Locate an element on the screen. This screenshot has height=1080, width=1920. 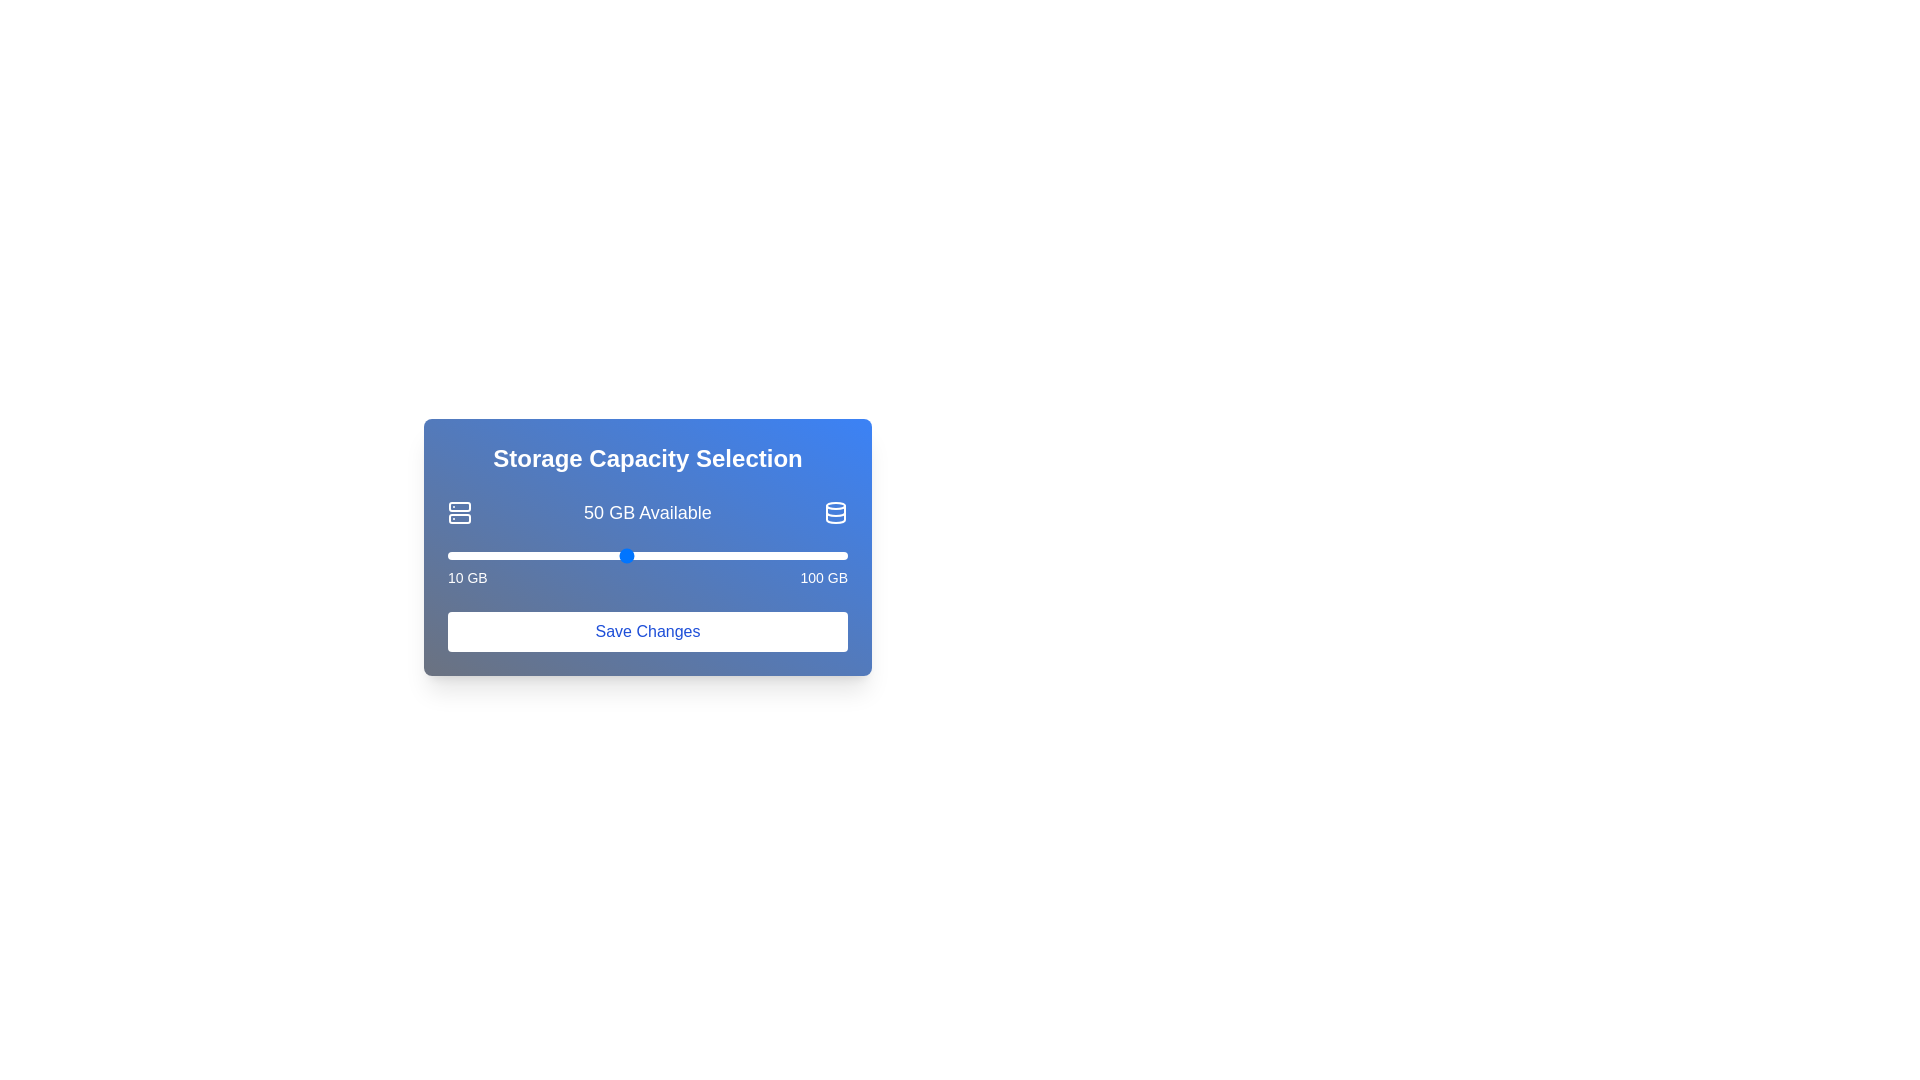
the storage slider to set the storage capacity to 33 GB is located at coordinates (550, 555).